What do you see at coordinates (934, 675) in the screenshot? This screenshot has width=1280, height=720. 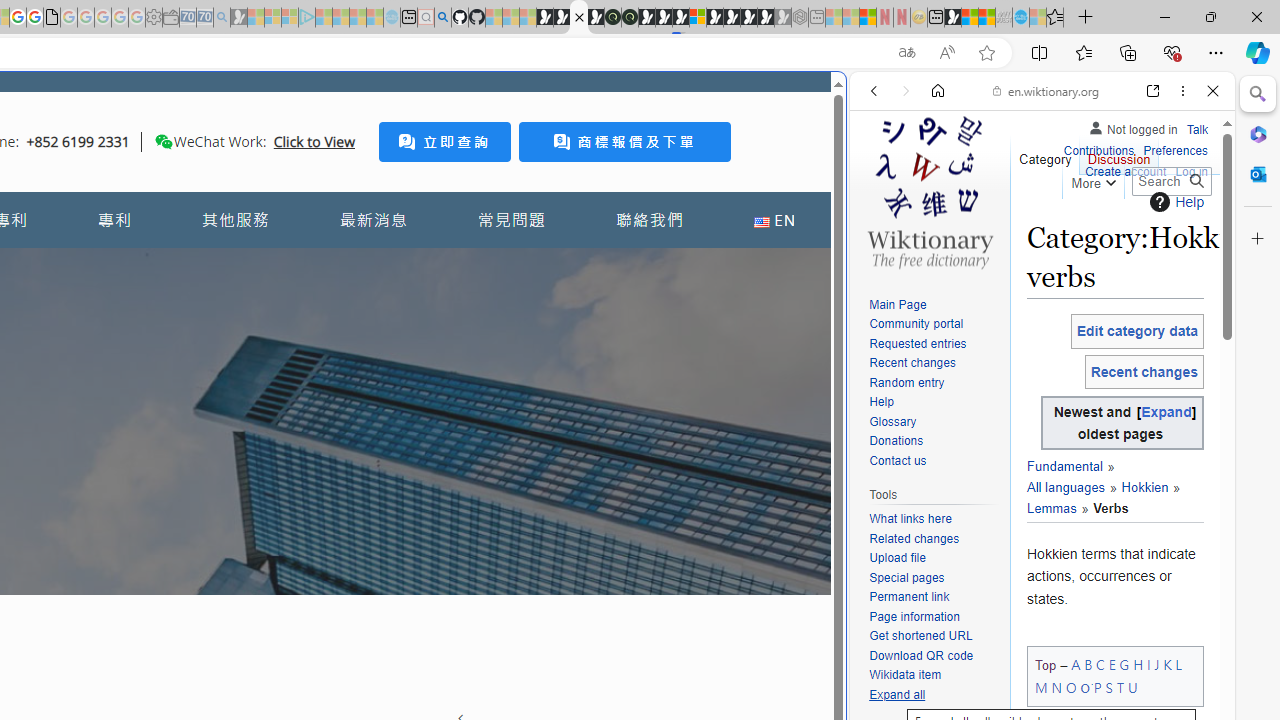 I see `'Wikidata item'` at bounding box center [934, 675].